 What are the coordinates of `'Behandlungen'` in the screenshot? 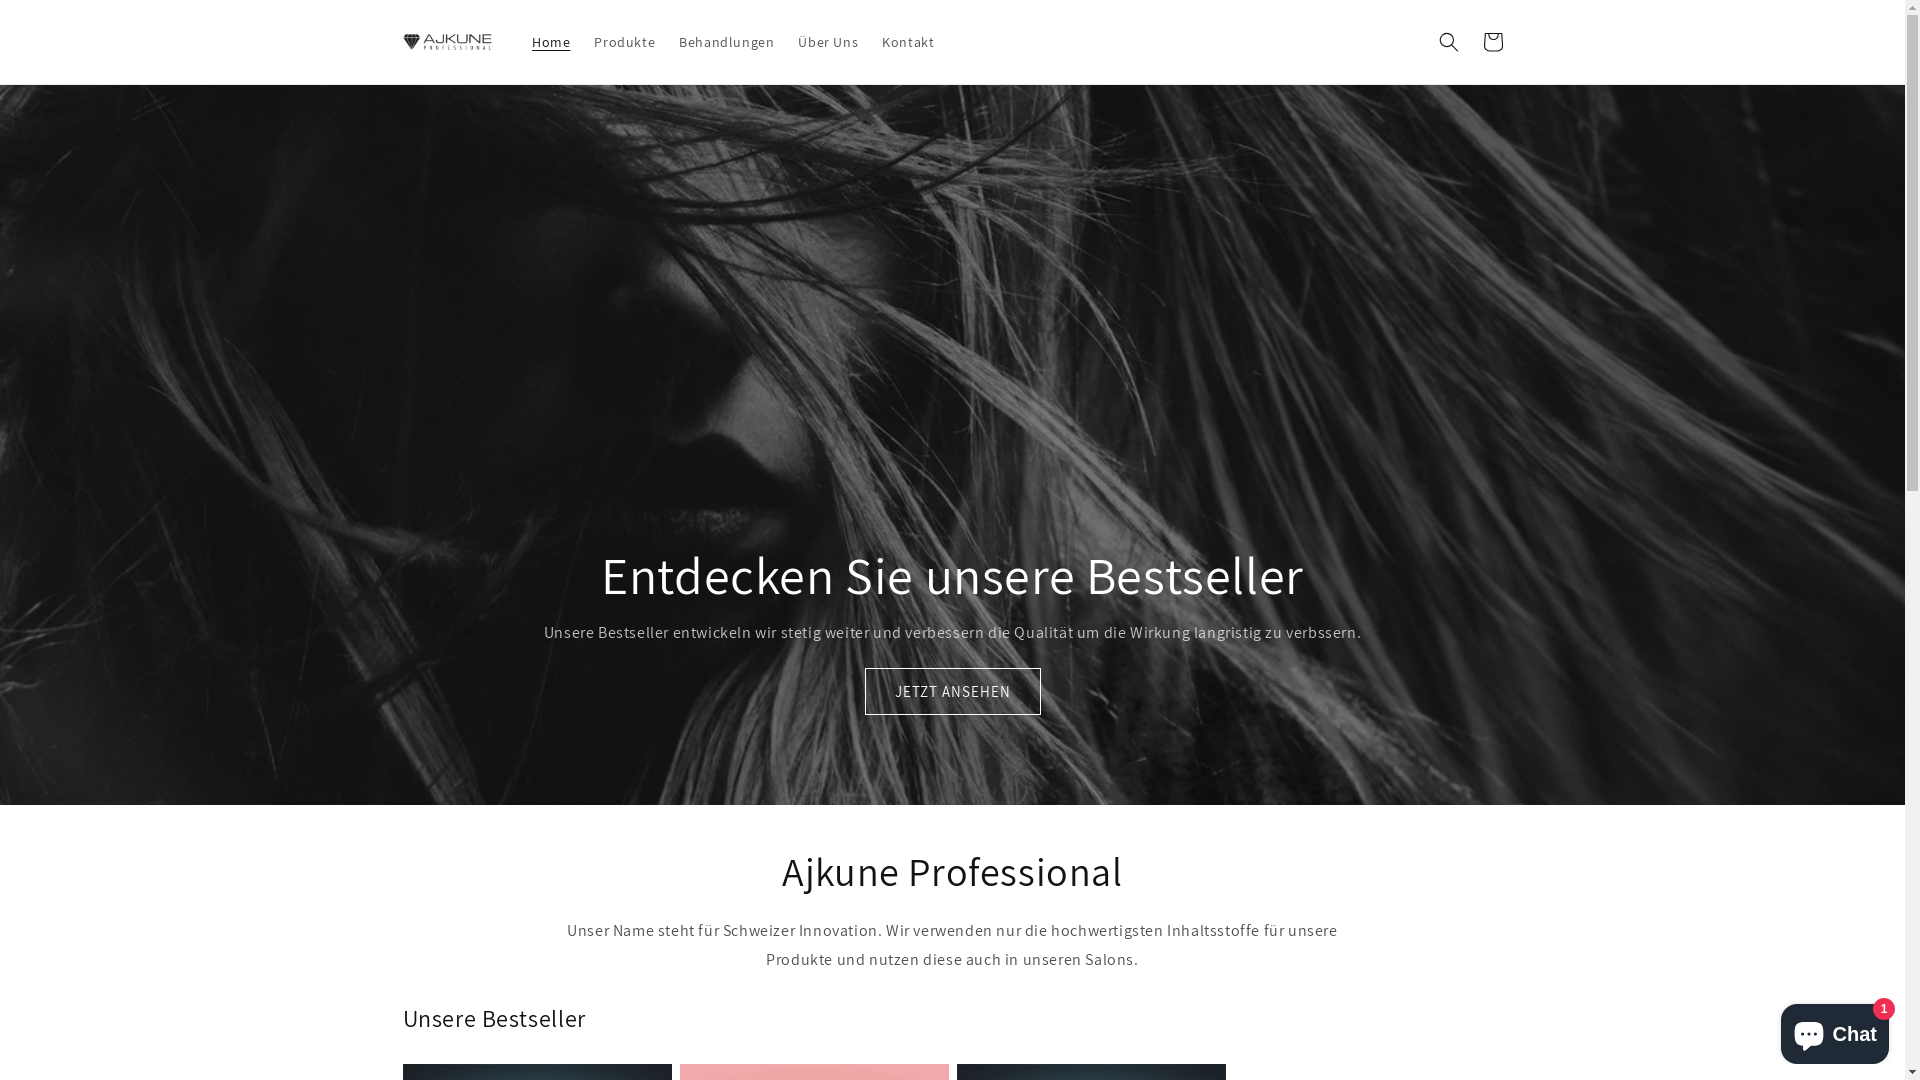 It's located at (667, 42).